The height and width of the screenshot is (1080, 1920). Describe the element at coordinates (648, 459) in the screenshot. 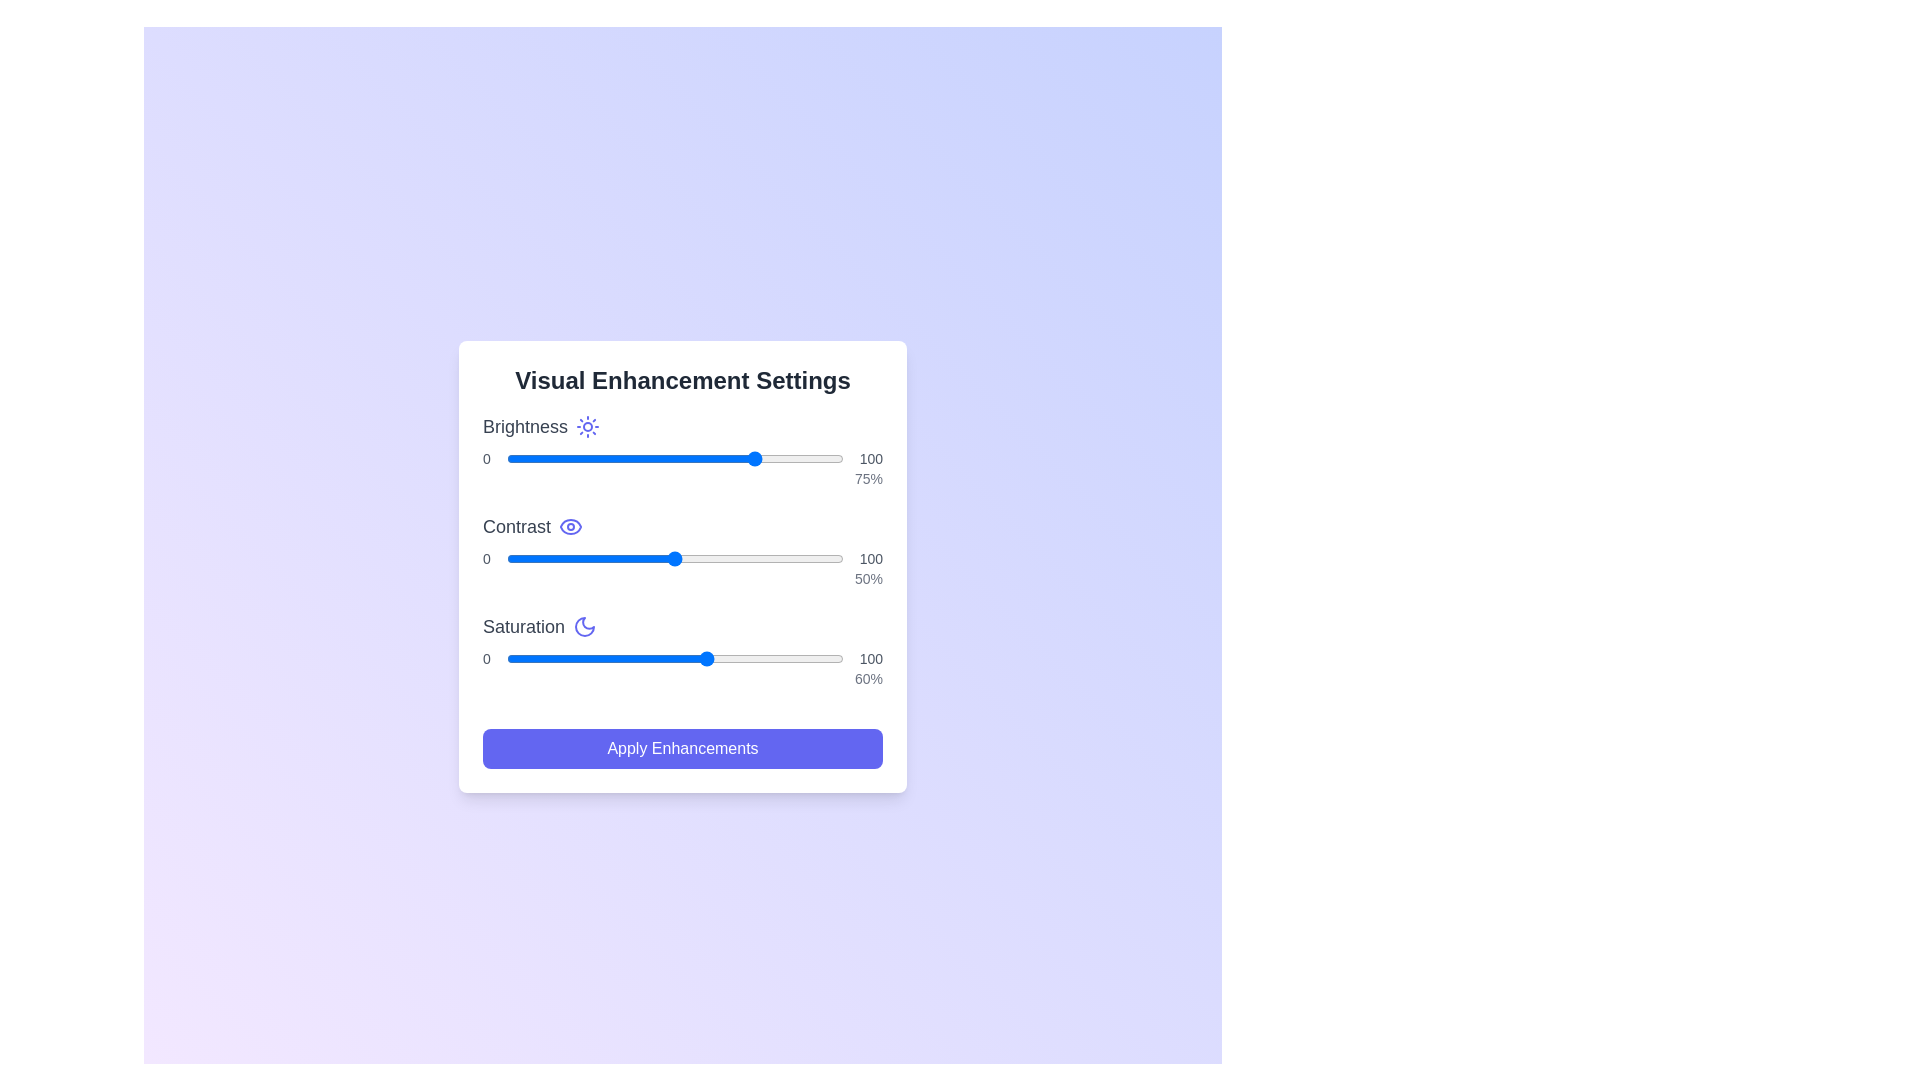

I see `the brightness slider to set the brightness level to 42` at that location.